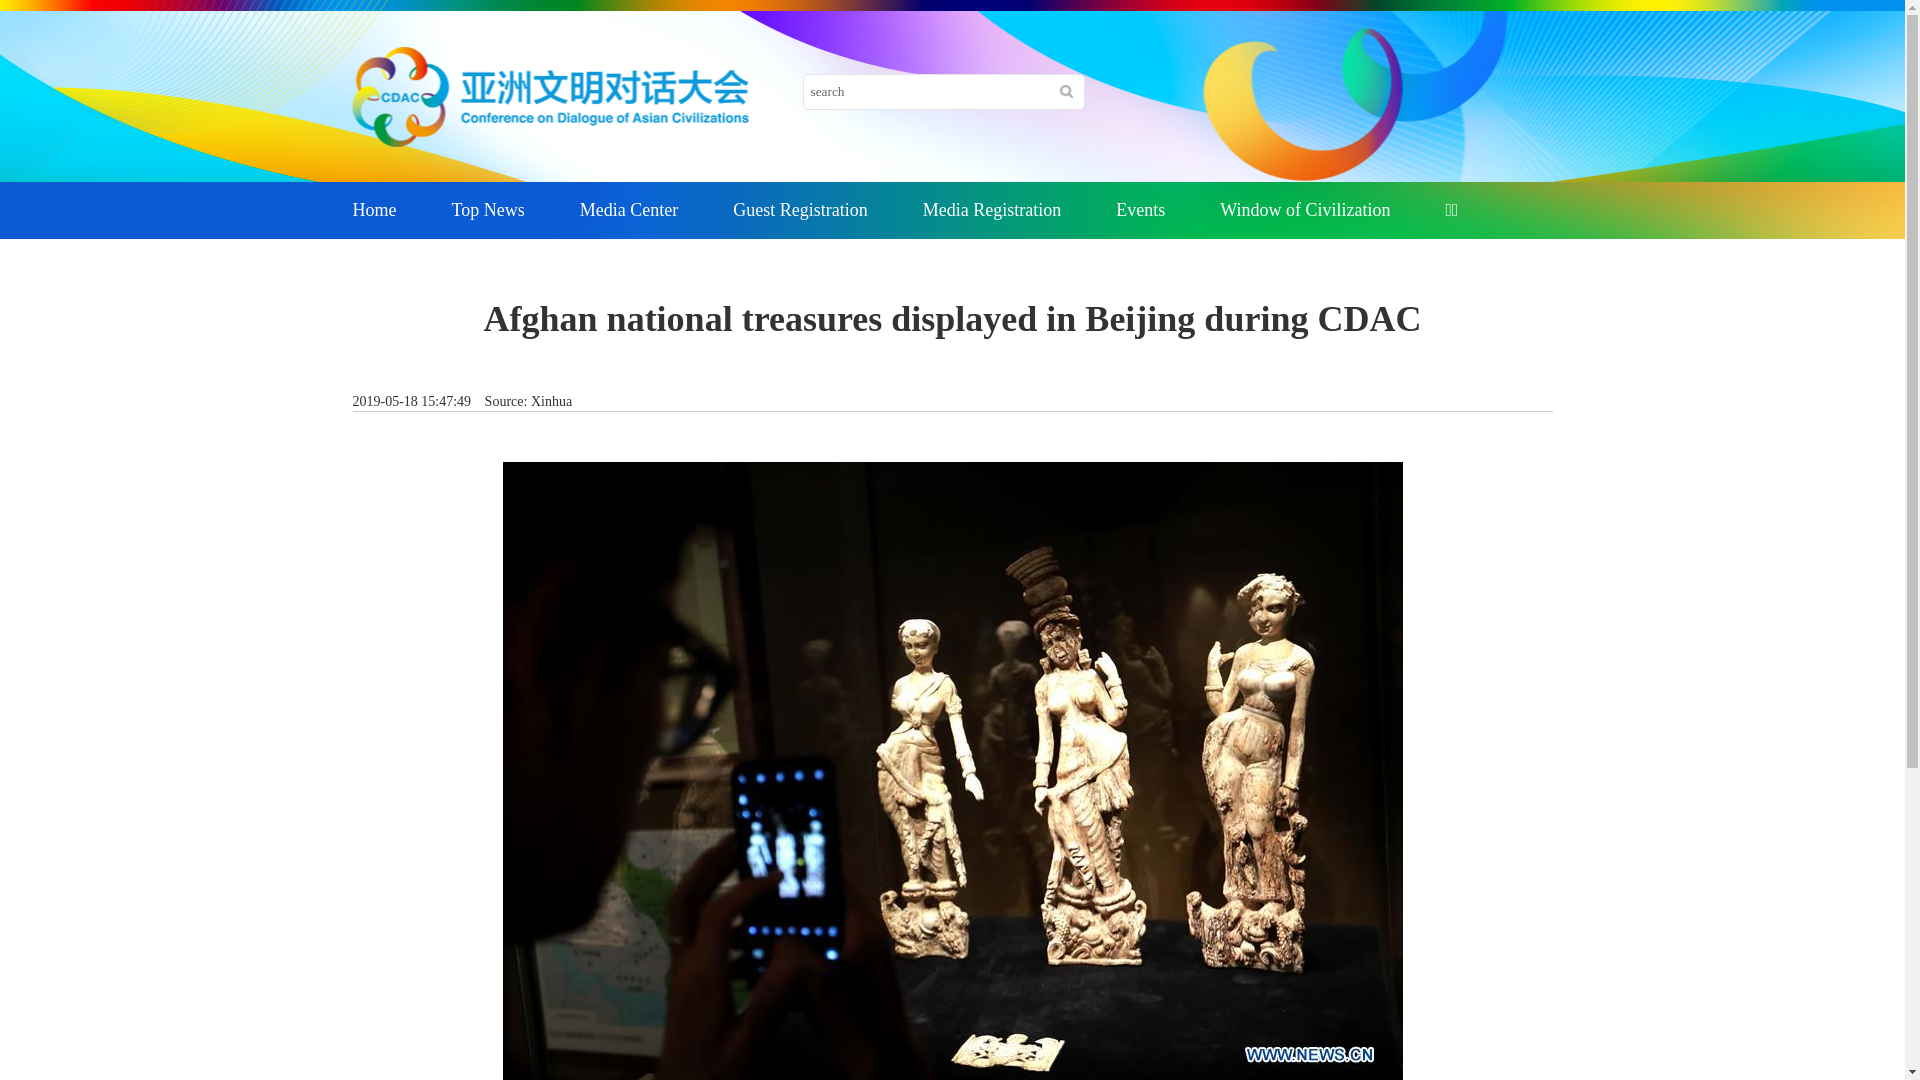  Describe the element at coordinates (800, 209) in the screenshot. I see `'Guest Registration'` at that location.